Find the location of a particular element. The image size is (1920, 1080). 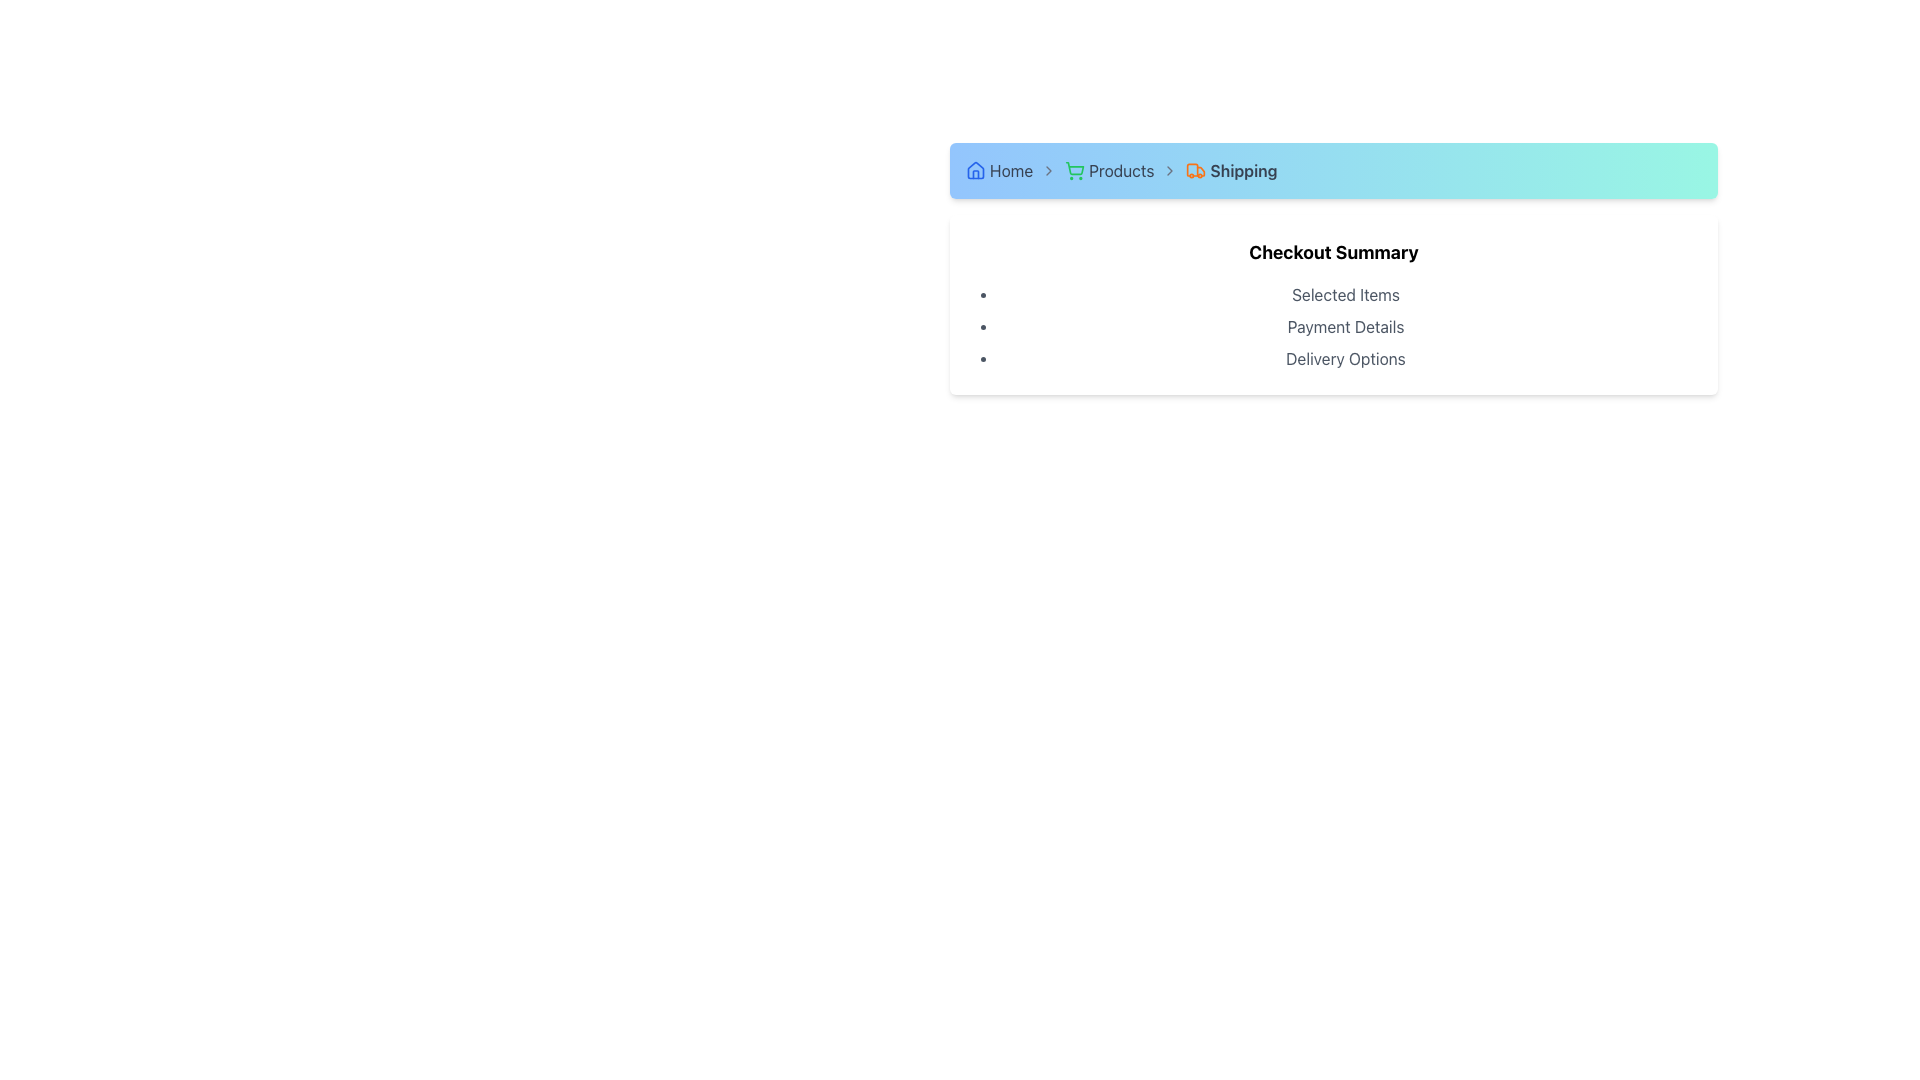

the vertical list component within the 'Checkout Summary' card is located at coordinates (1334, 326).